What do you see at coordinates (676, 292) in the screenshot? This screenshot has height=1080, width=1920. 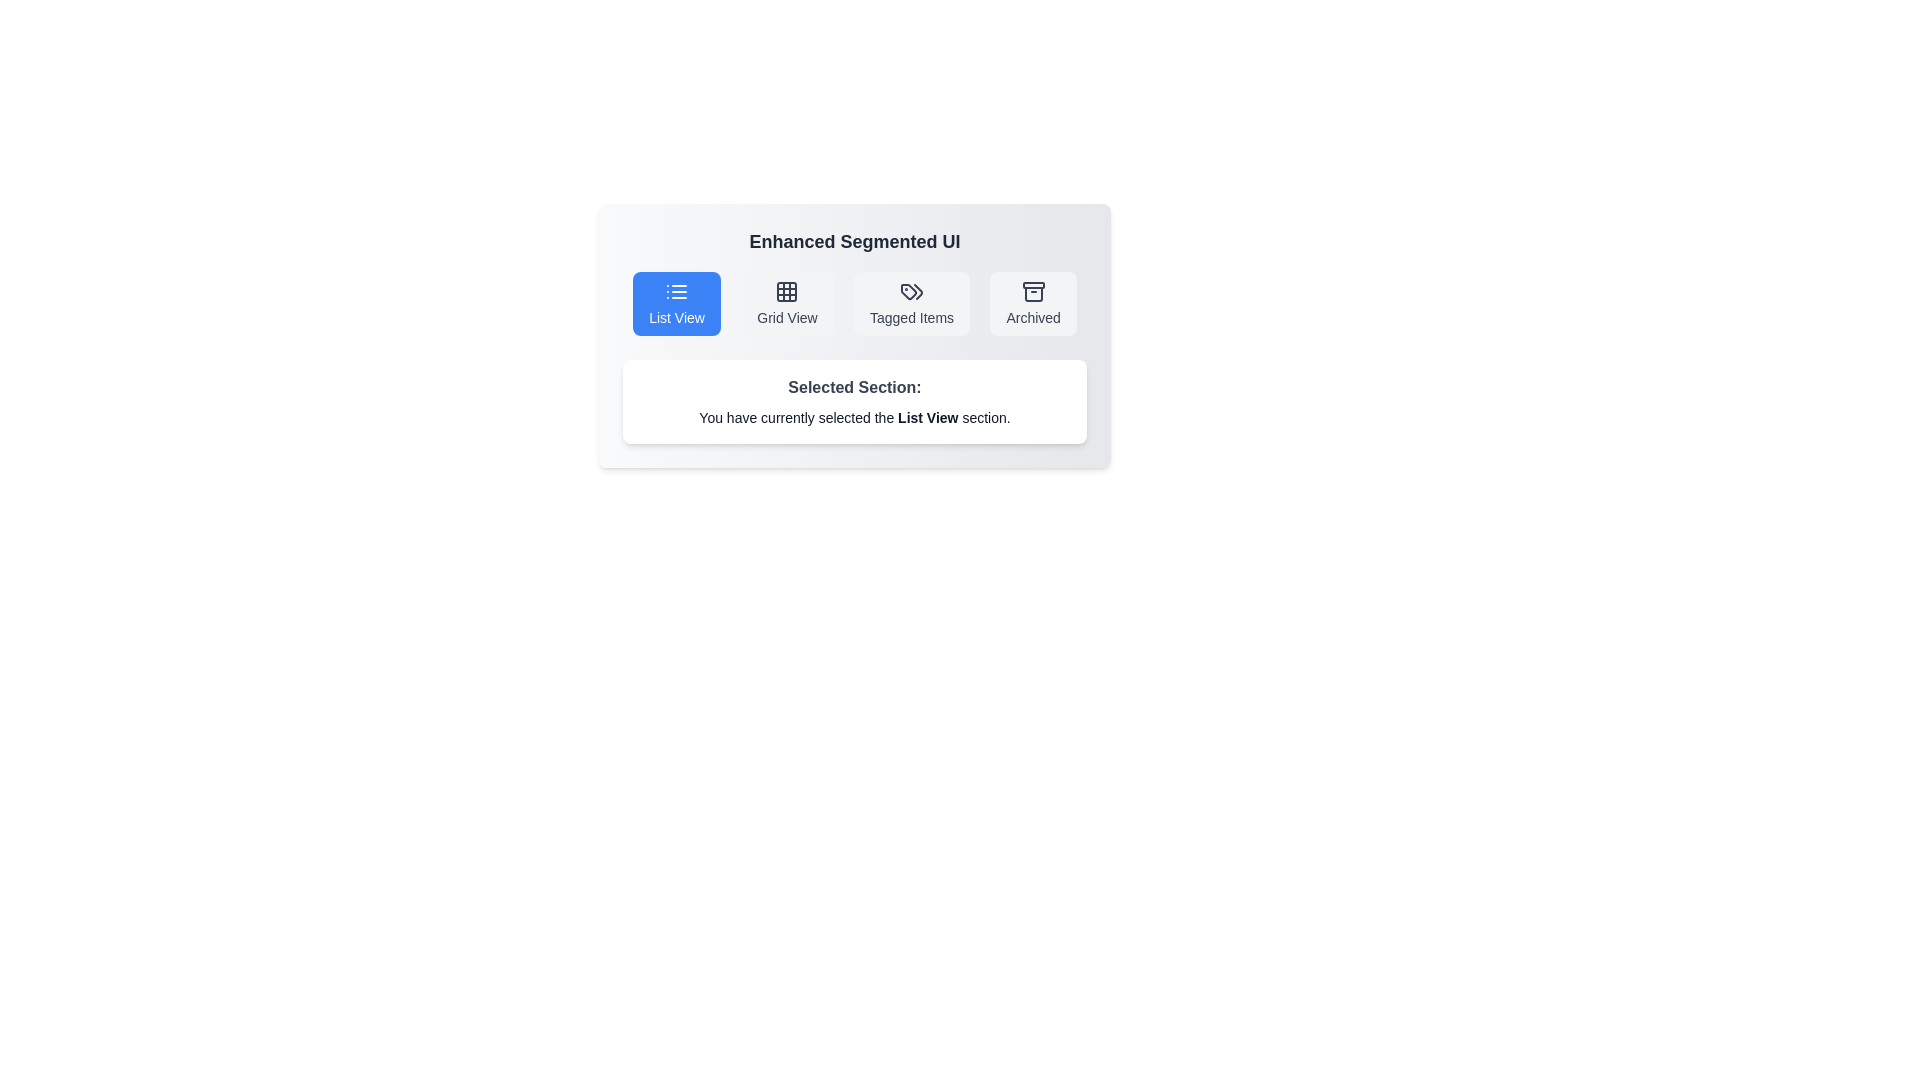 I see `the icon resembling a list layout with three vertical white lines, located above the 'List View' text in the blue-highlighted segment of the UI` at bounding box center [676, 292].